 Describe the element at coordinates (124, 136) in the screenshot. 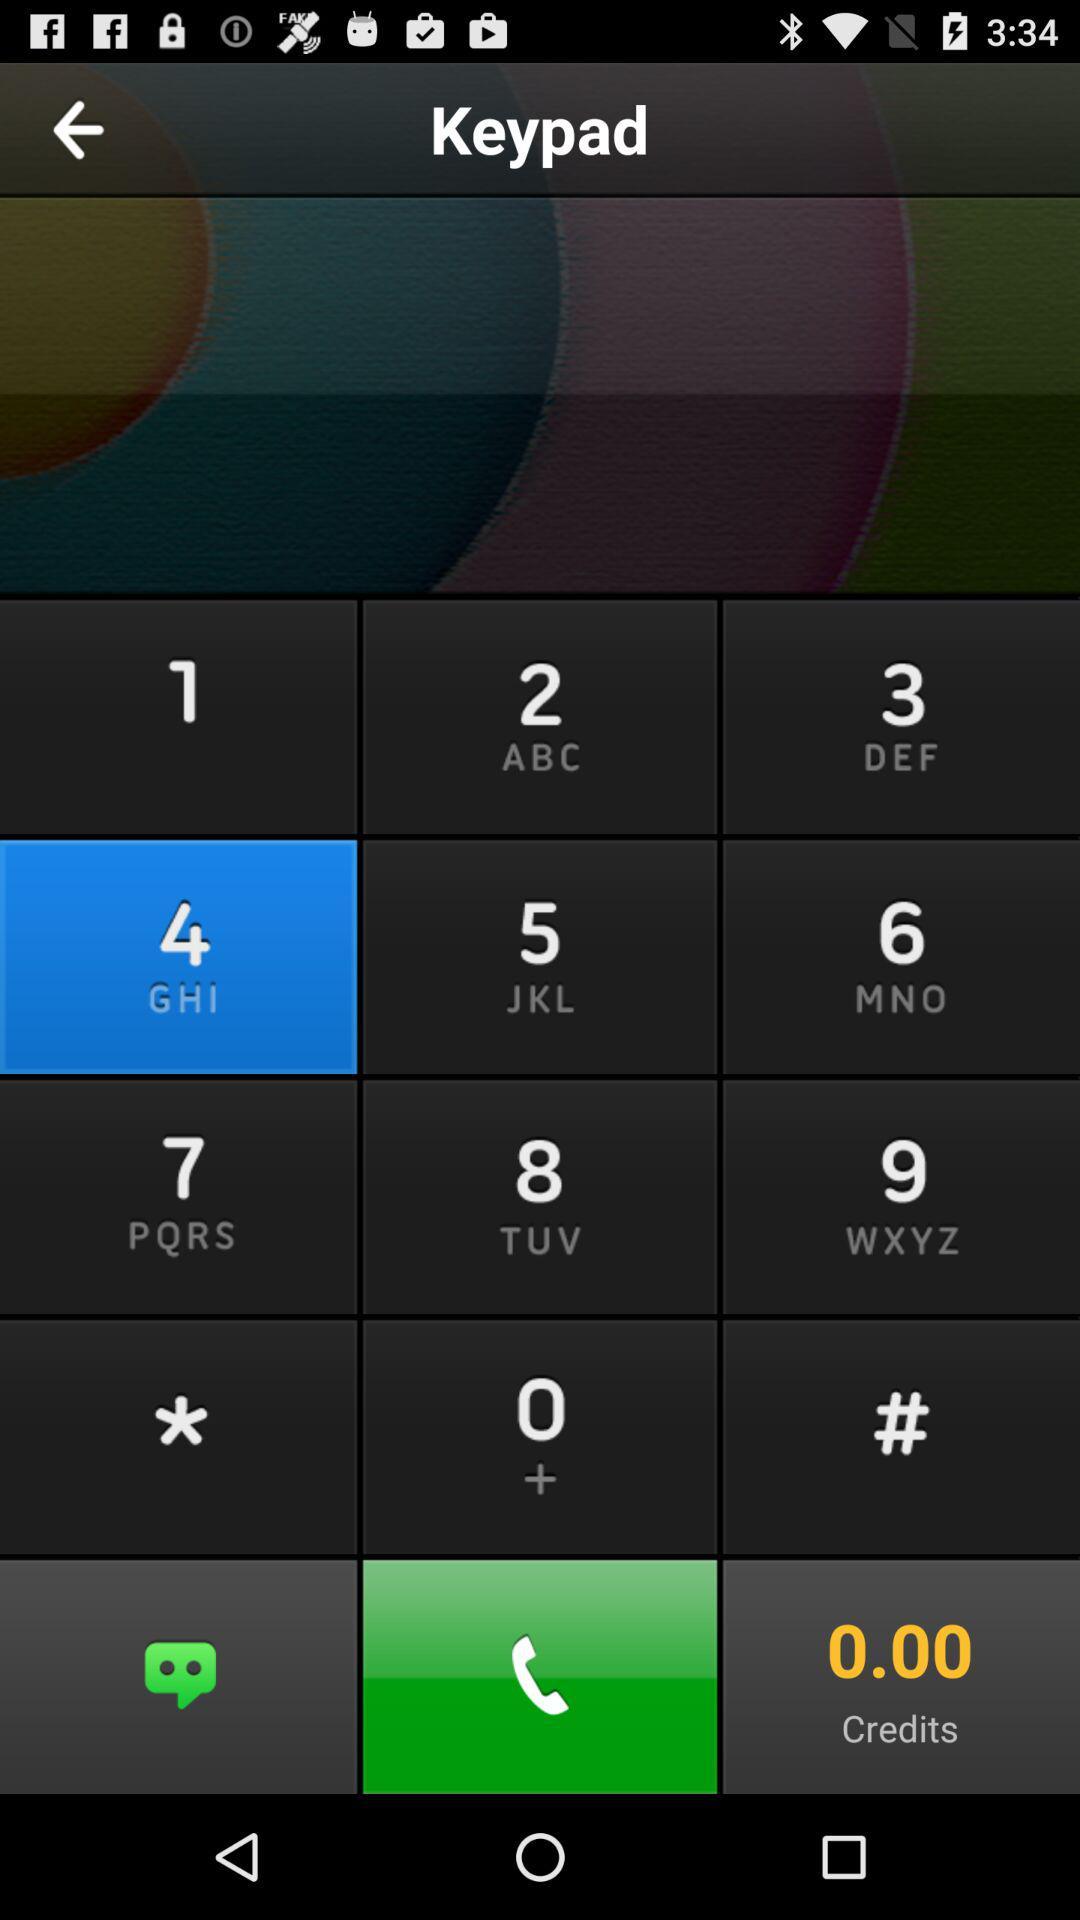

I see `the arrow_backward icon` at that location.